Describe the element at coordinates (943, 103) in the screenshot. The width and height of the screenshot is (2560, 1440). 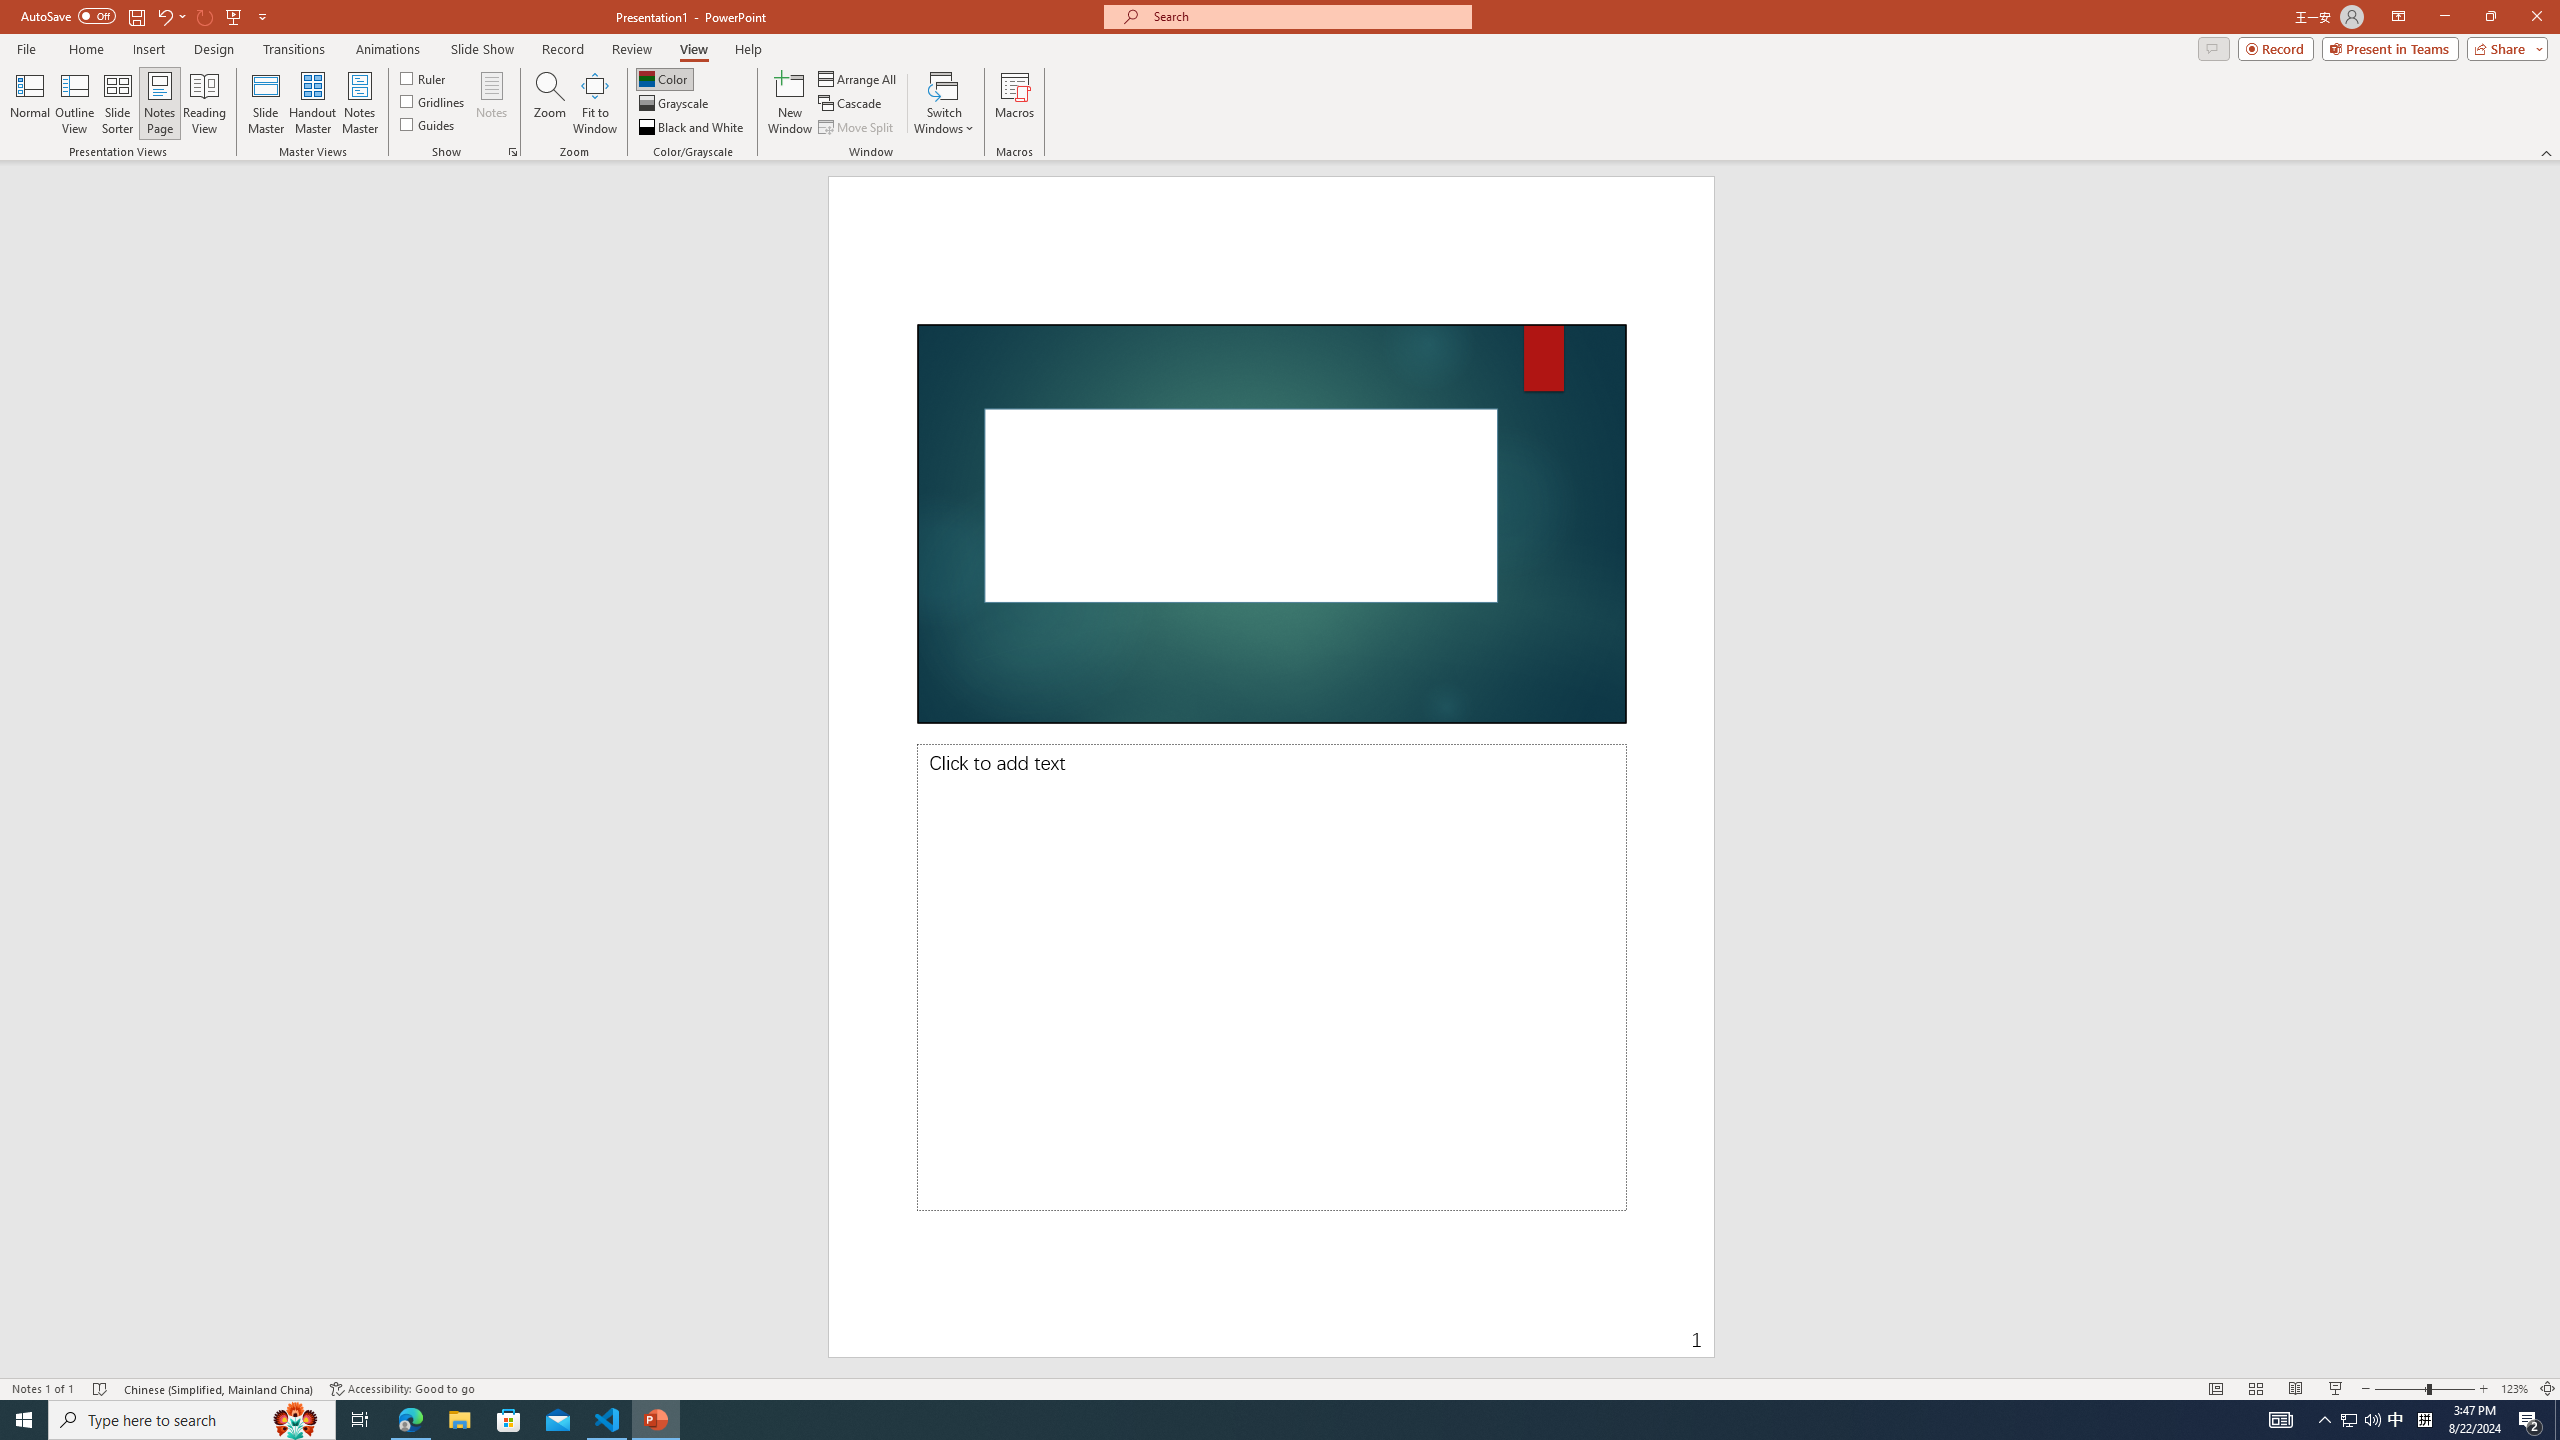
I see `'Switch Windows'` at that location.